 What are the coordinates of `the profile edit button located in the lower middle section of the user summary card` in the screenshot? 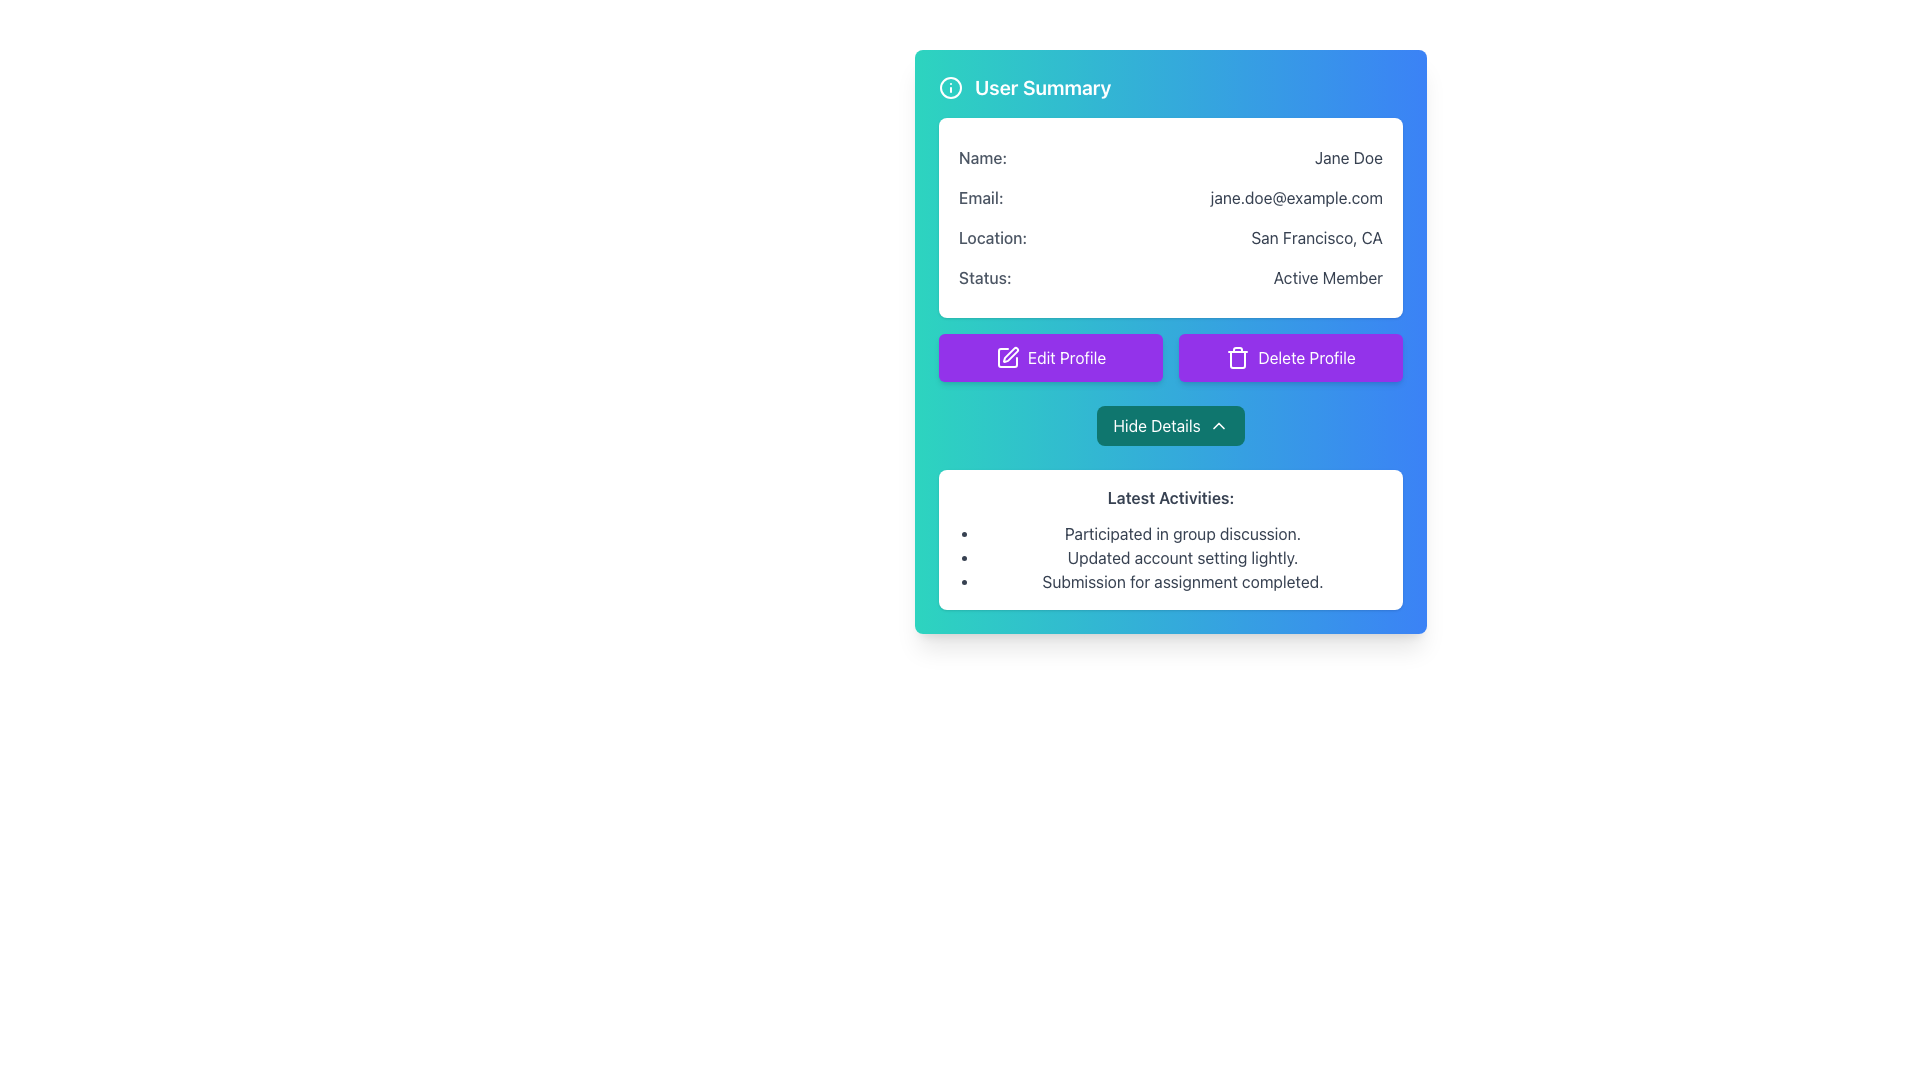 It's located at (1050, 357).